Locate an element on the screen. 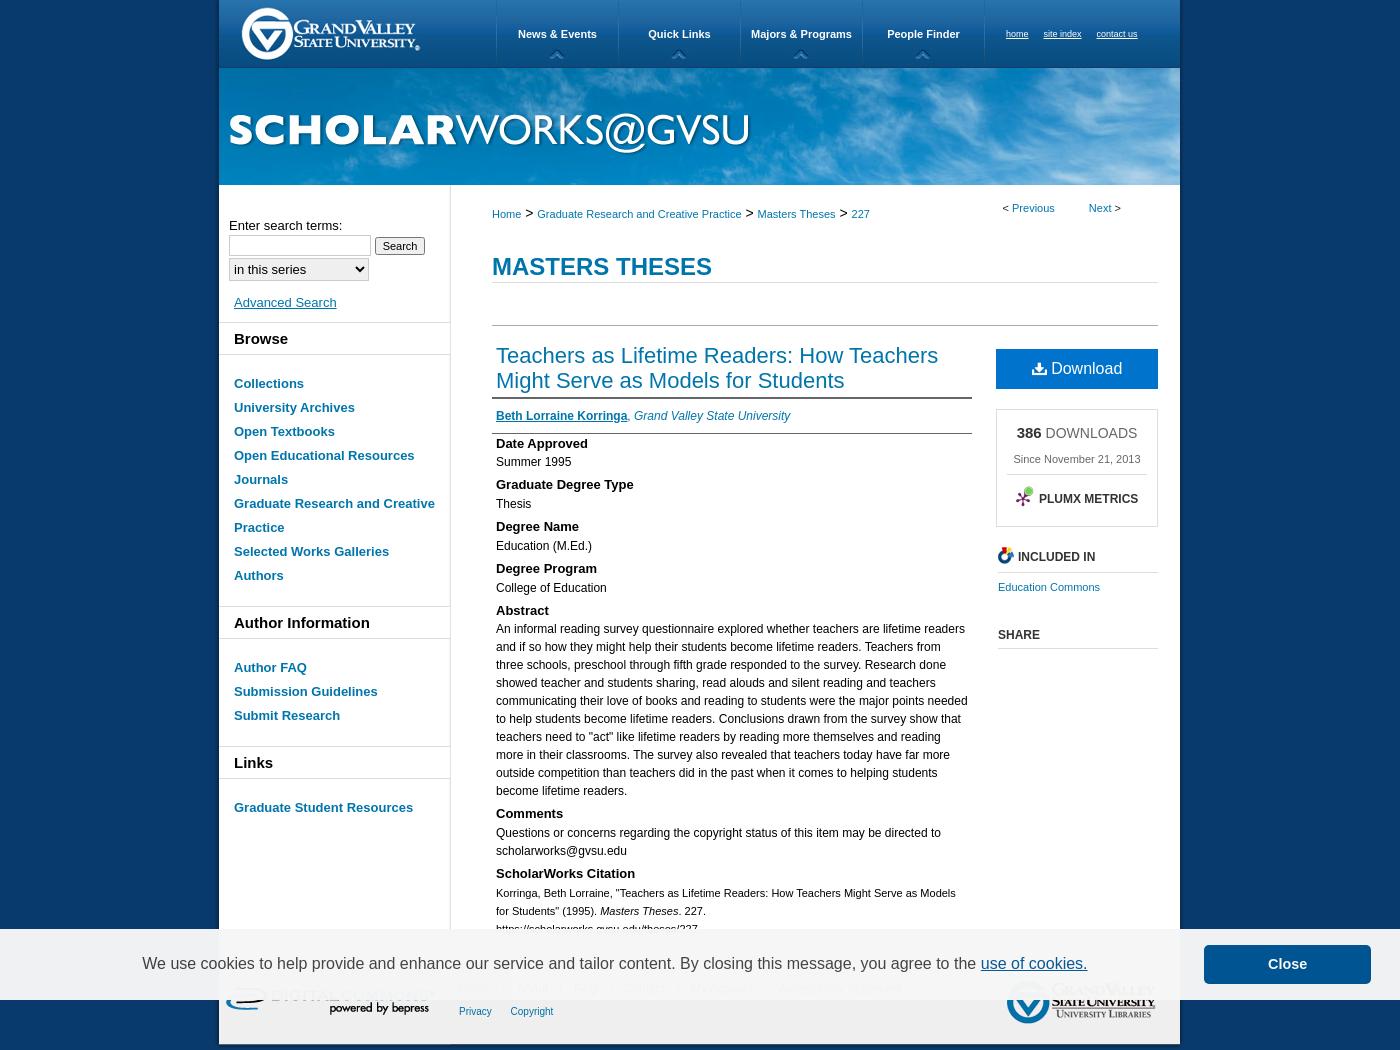 Image resolution: width=1400 pixels, height=1050 pixels. 'Submit Research' is located at coordinates (287, 714).